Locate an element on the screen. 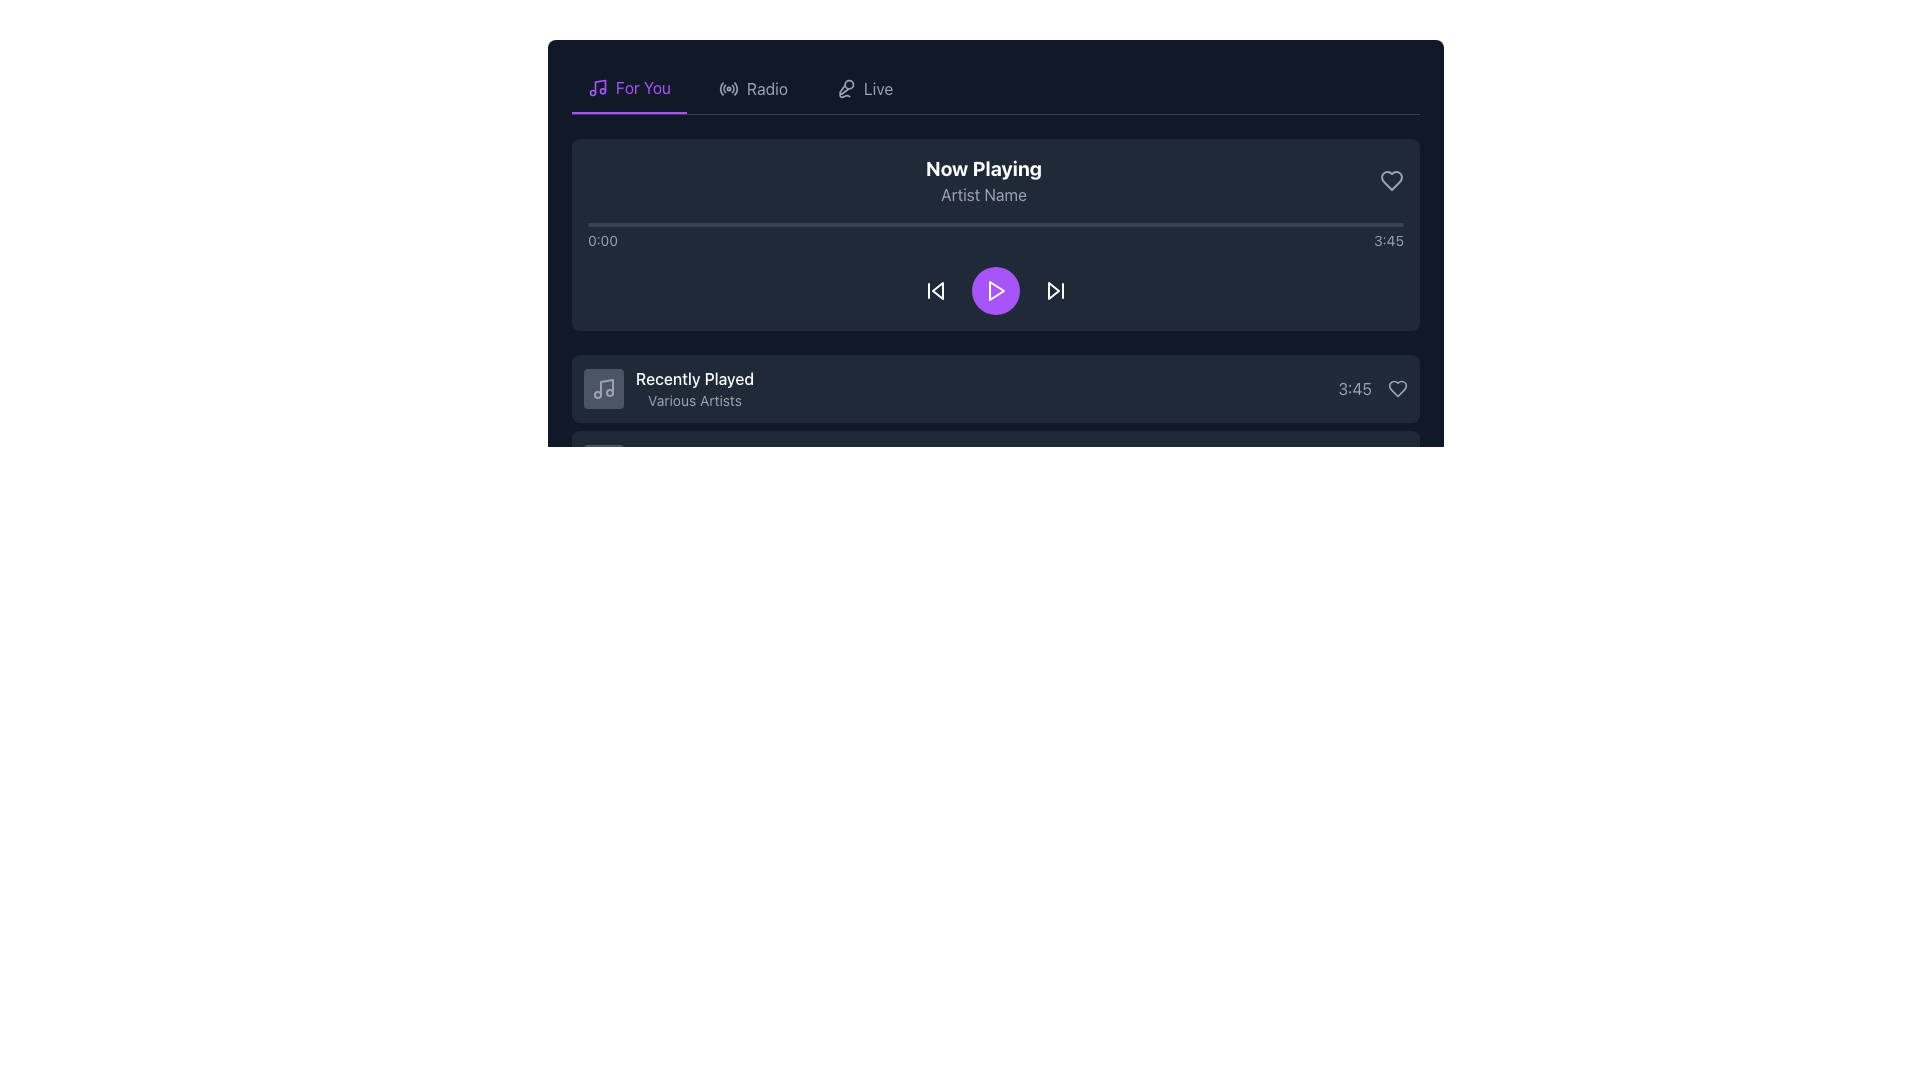 This screenshot has width=1920, height=1080. the heart-shaped icon button that changes color on hover, located adjacent to the time label '3:45' is located at coordinates (1396, 389).